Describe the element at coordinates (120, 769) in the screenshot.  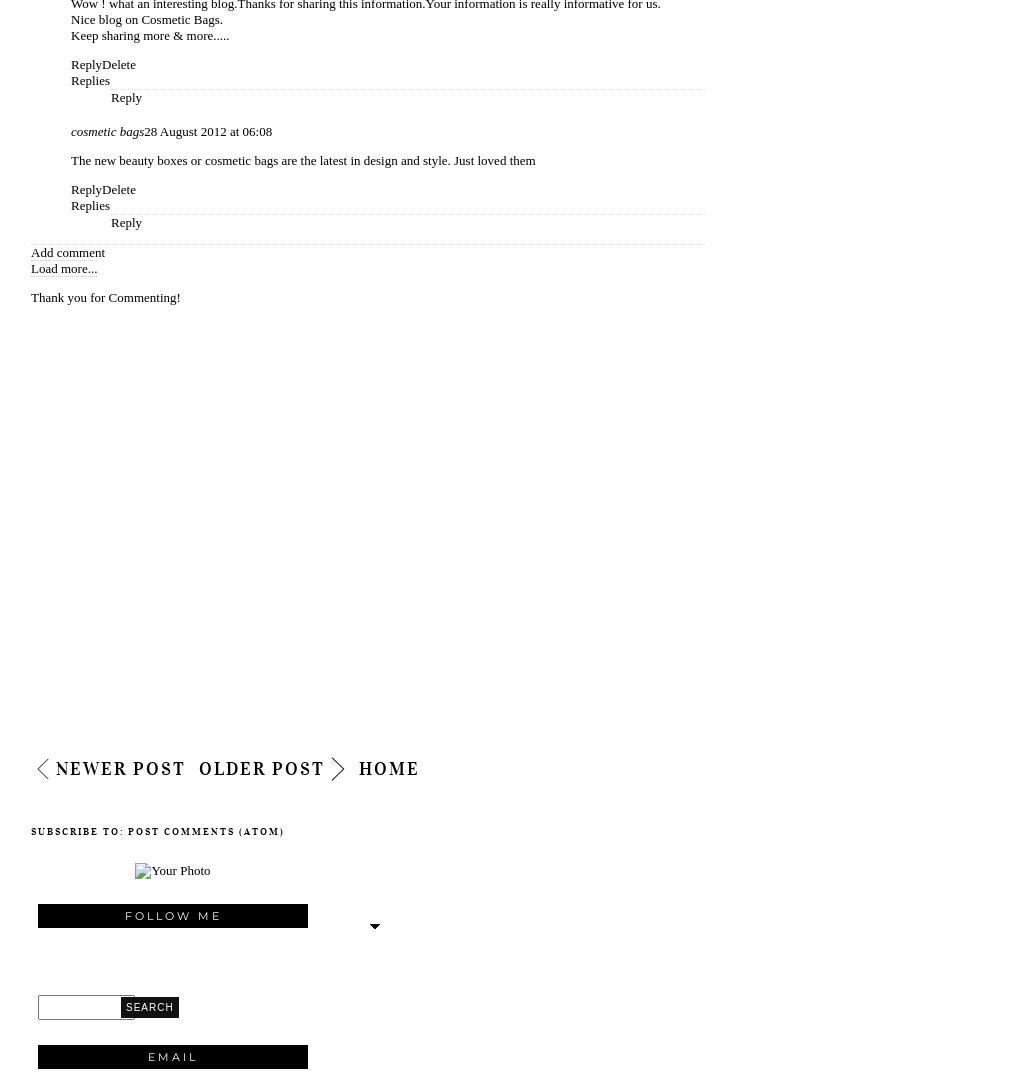
I see `'Newer Post'` at that location.